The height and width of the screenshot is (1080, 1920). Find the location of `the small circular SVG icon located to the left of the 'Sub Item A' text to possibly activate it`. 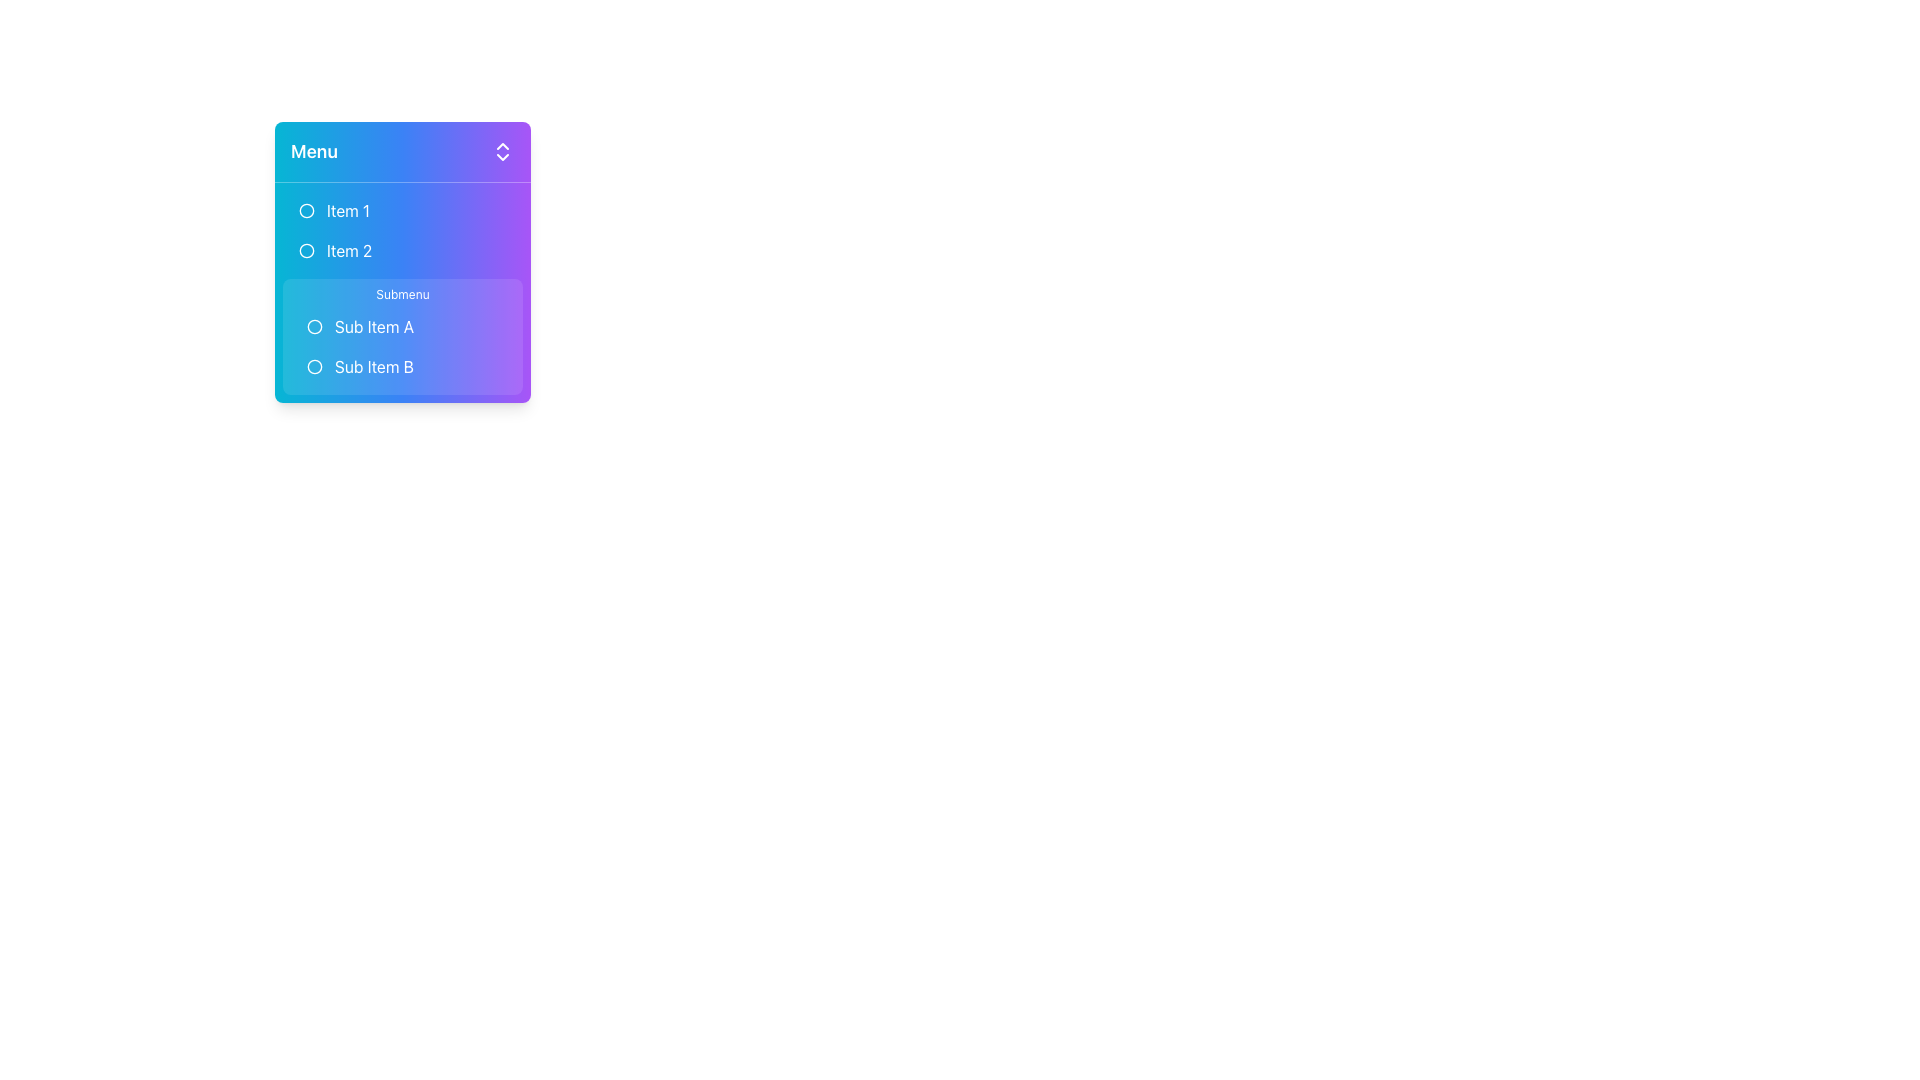

the small circular SVG icon located to the left of the 'Sub Item A' text to possibly activate it is located at coordinates (314, 326).